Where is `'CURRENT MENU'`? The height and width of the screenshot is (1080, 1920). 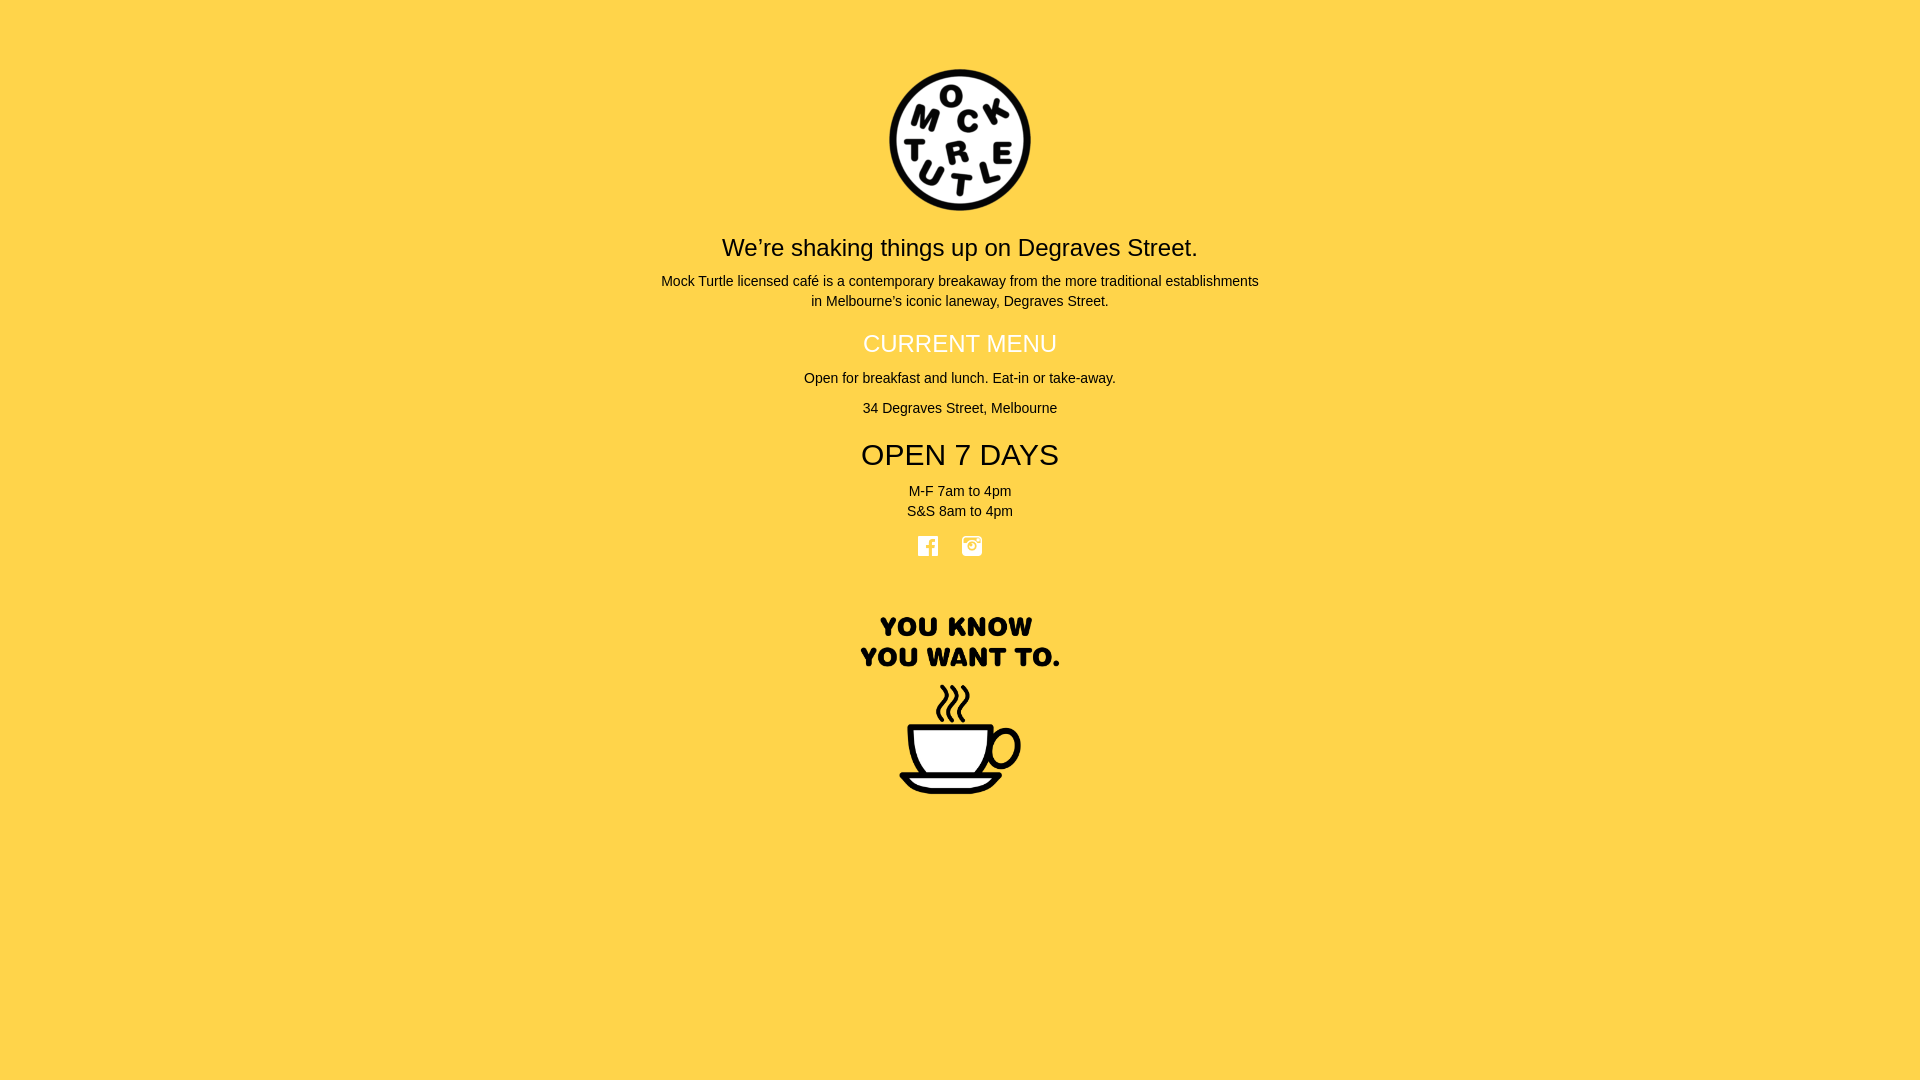
'CURRENT MENU' is located at coordinates (960, 342).